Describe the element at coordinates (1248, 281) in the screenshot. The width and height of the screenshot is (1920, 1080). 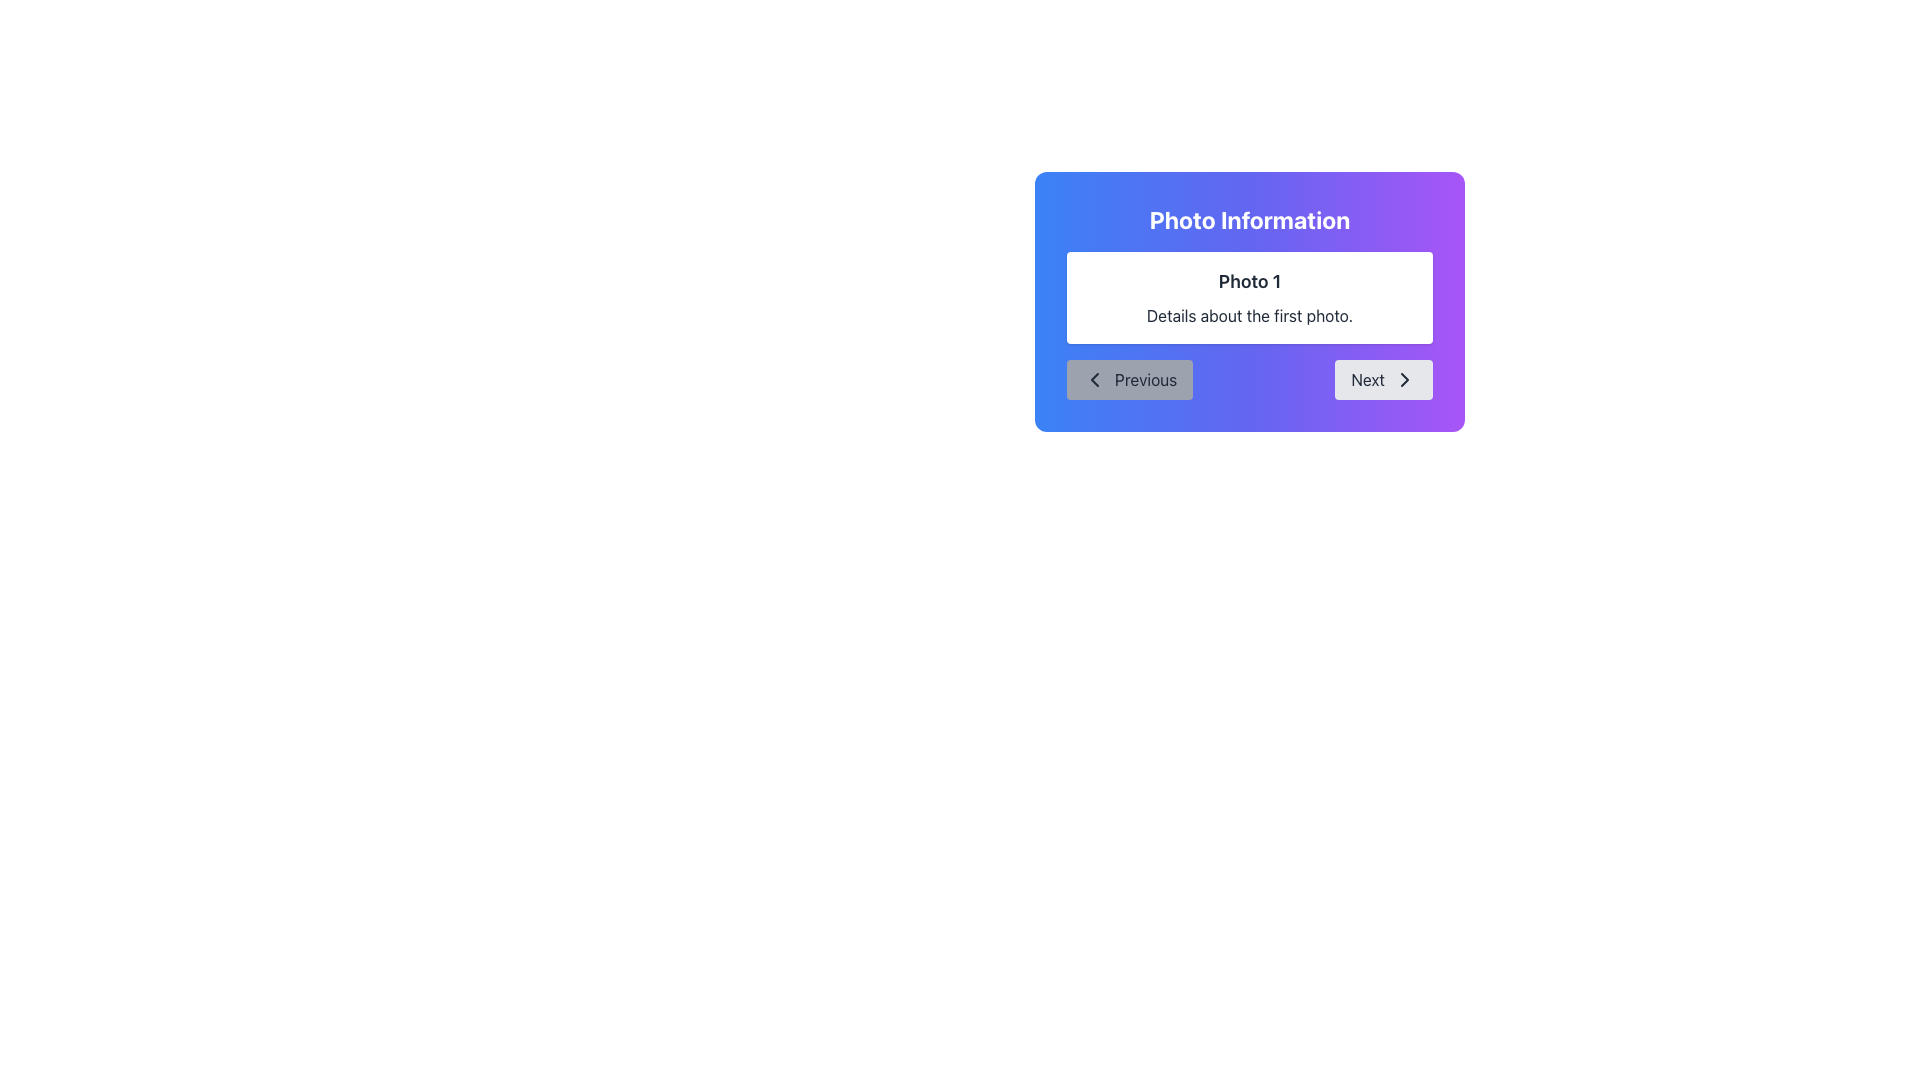
I see `text label that identifies the photo being referenced, located at the top-center of the card component, above the text 'Details about the first photo.'` at that location.